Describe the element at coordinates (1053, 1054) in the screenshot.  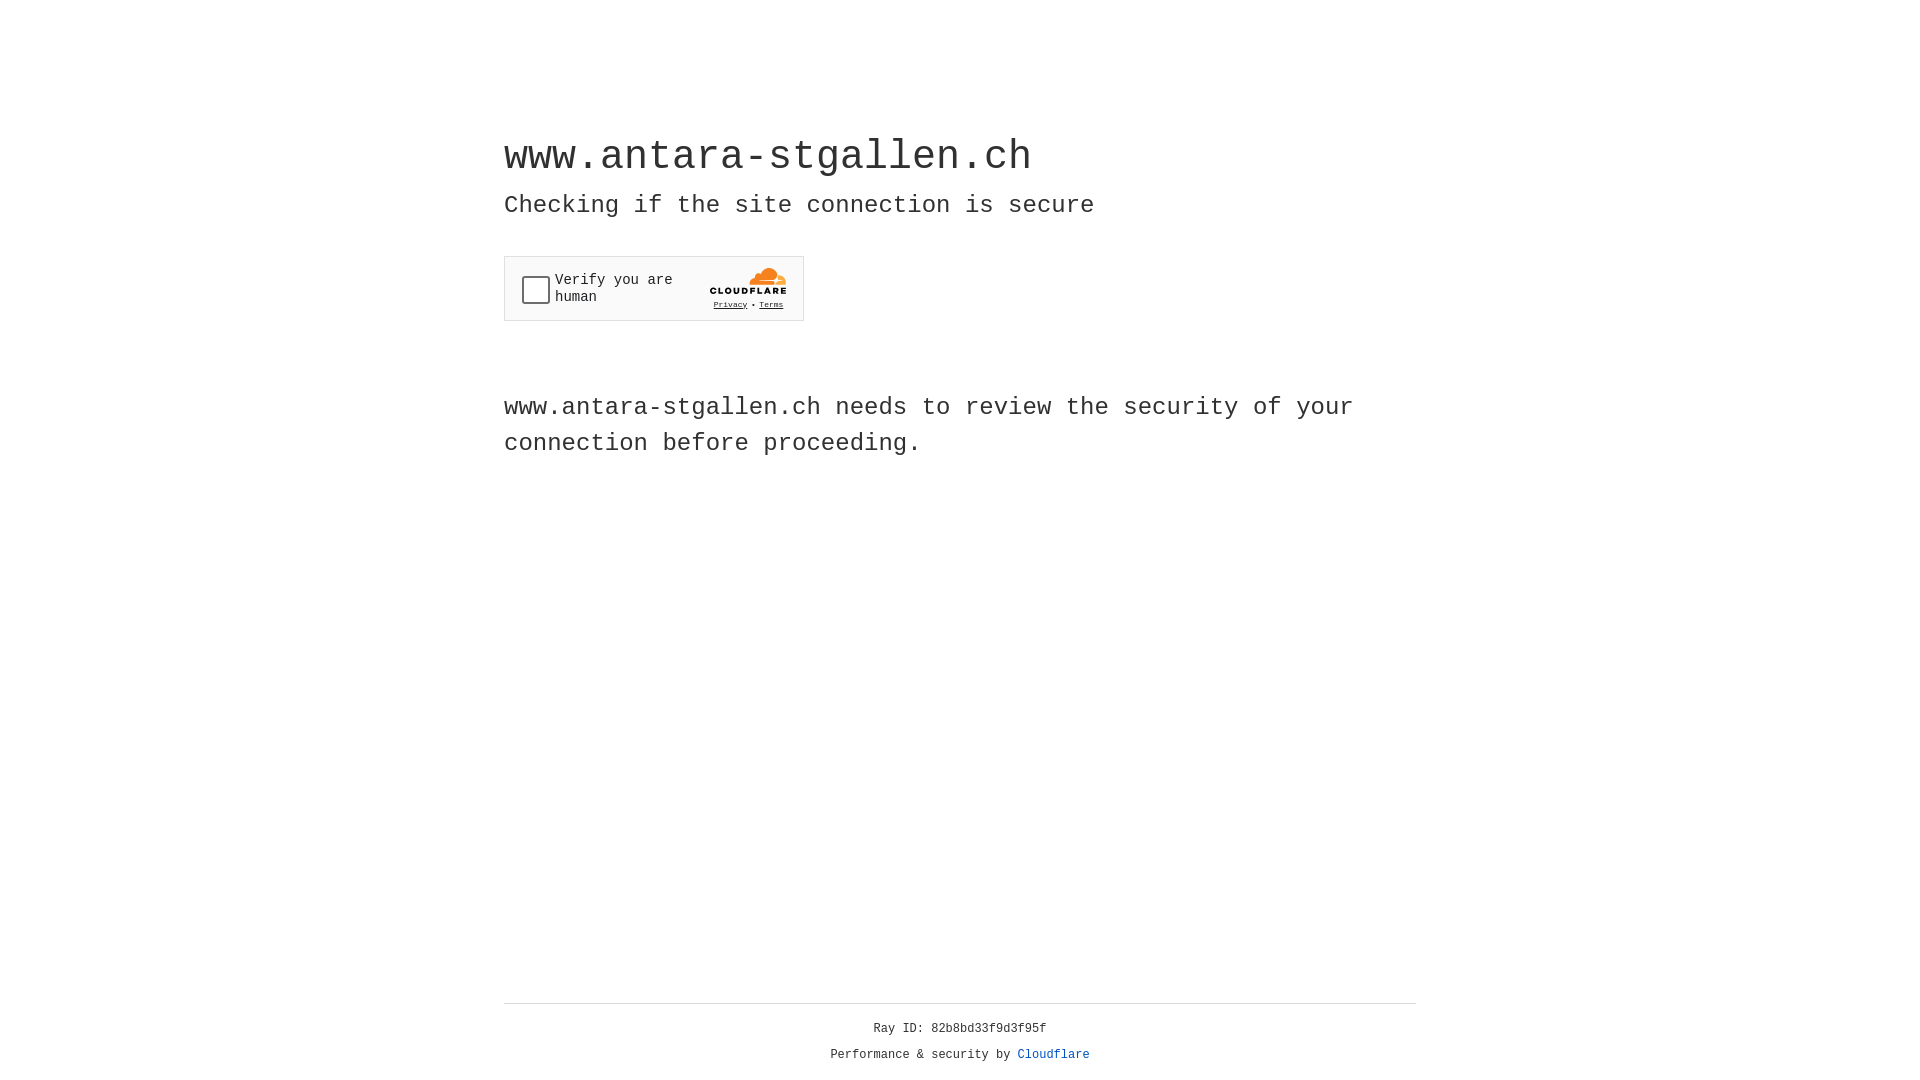
I see `'Cloudflare'` at that location.